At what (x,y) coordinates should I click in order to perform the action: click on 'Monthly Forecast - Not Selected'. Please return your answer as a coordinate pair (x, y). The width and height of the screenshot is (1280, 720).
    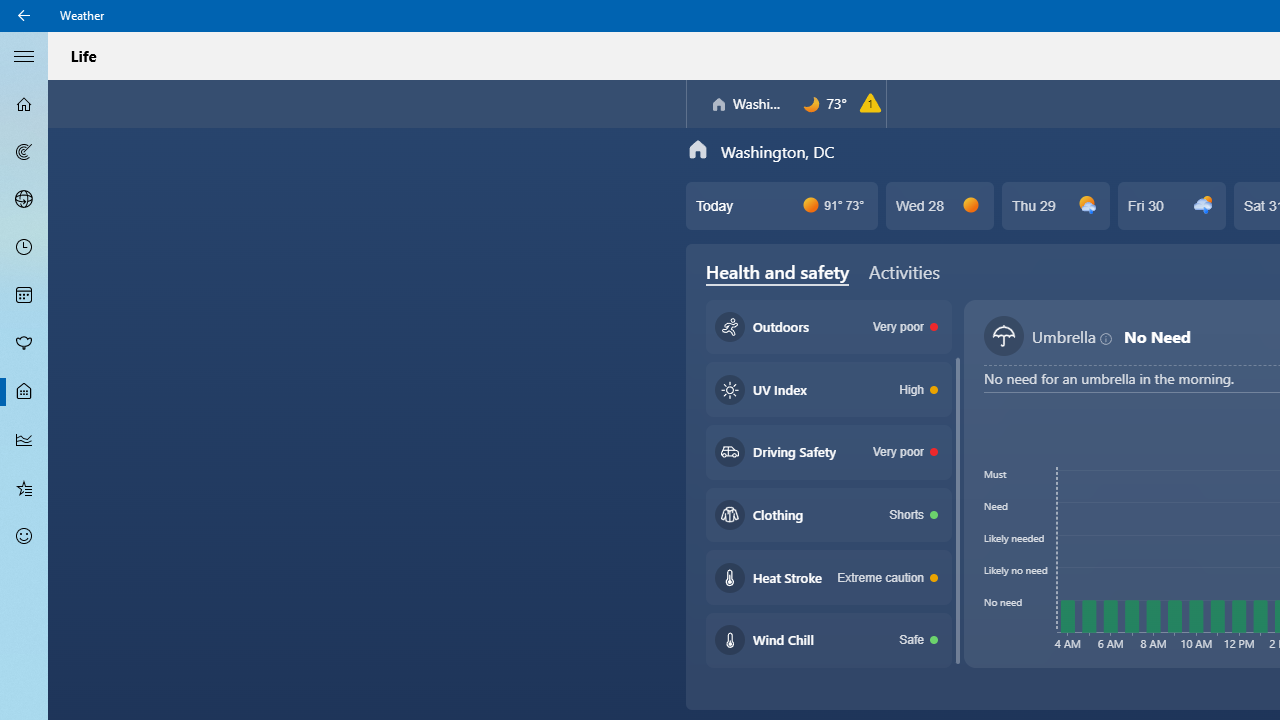
    Looking at the image, I should click on (24, 295).